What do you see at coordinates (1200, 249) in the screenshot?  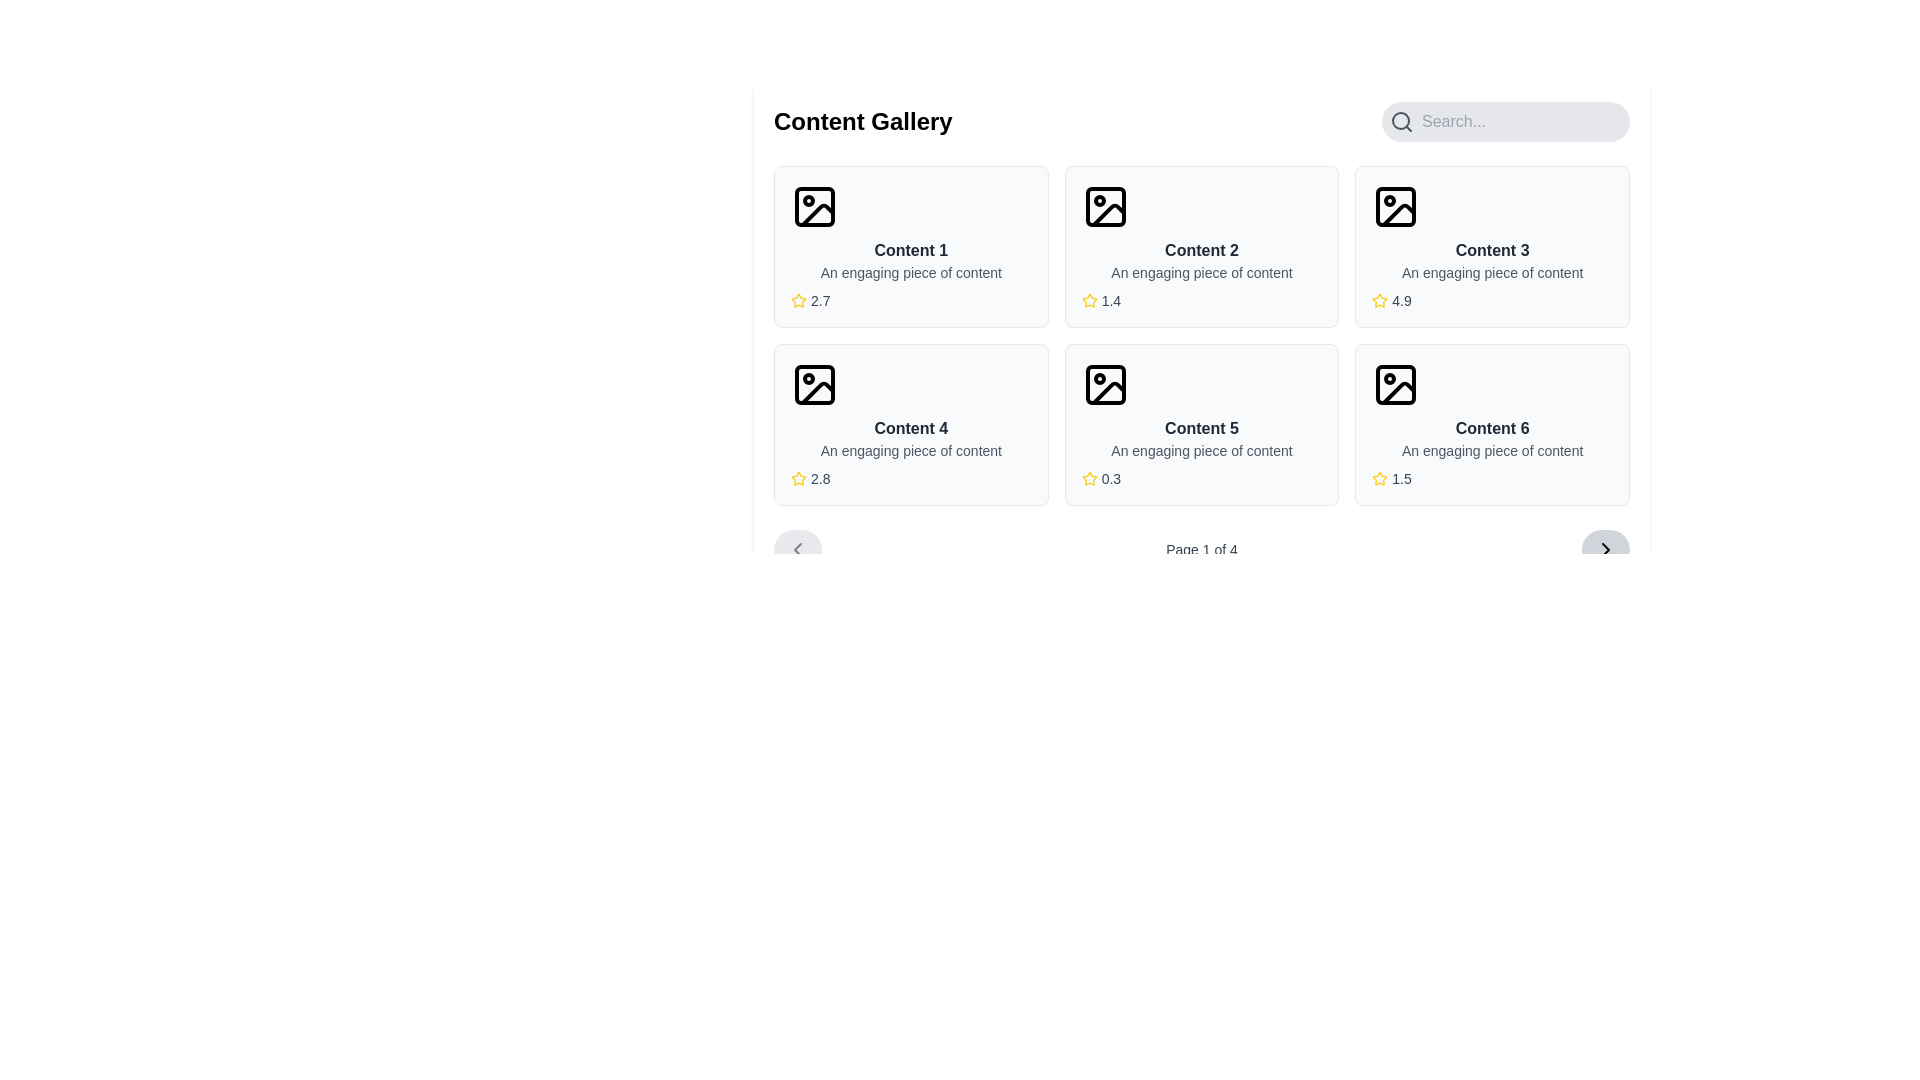 I see `the text label that serves as the title for the content card located in the top row, second from left in the grid layout` at bounding box center [1200, 249].